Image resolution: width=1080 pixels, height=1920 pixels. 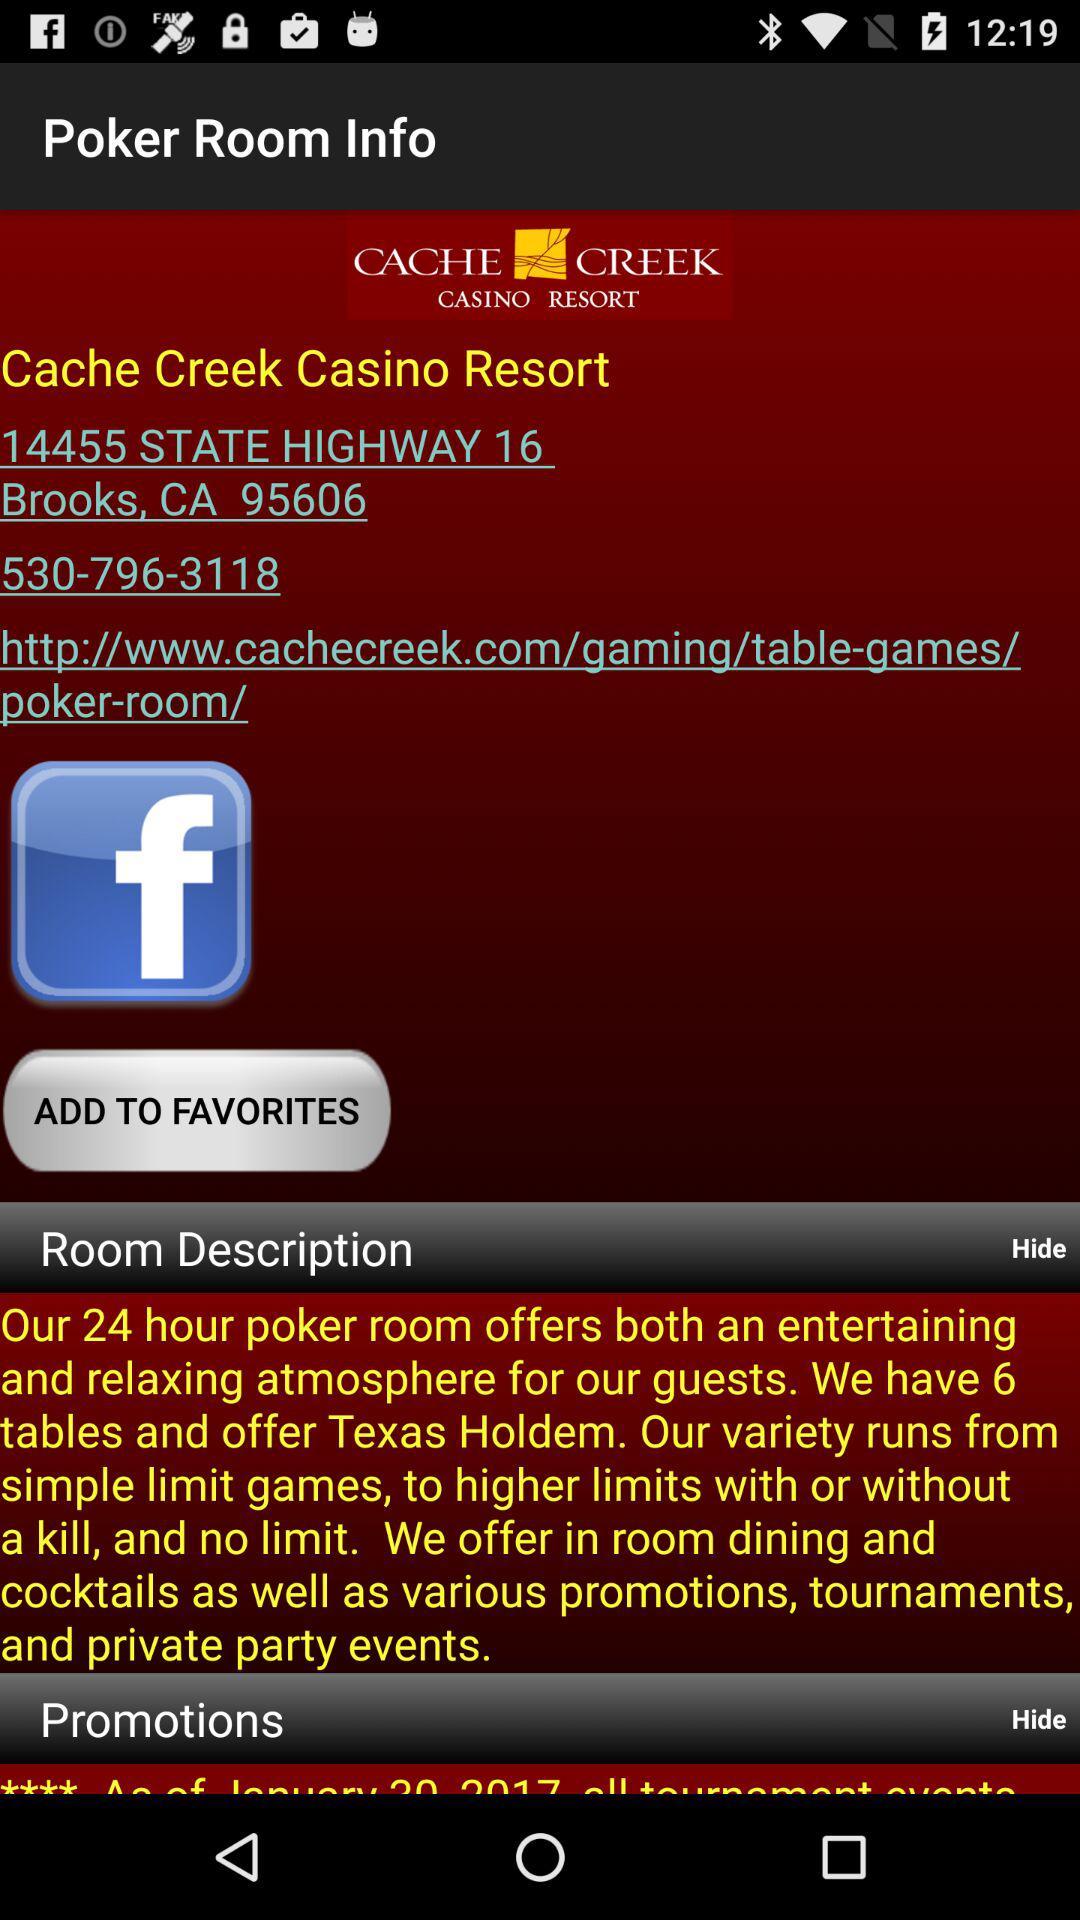 I want to click on the item below cache creek casino icon, so click(x=284, y=463).